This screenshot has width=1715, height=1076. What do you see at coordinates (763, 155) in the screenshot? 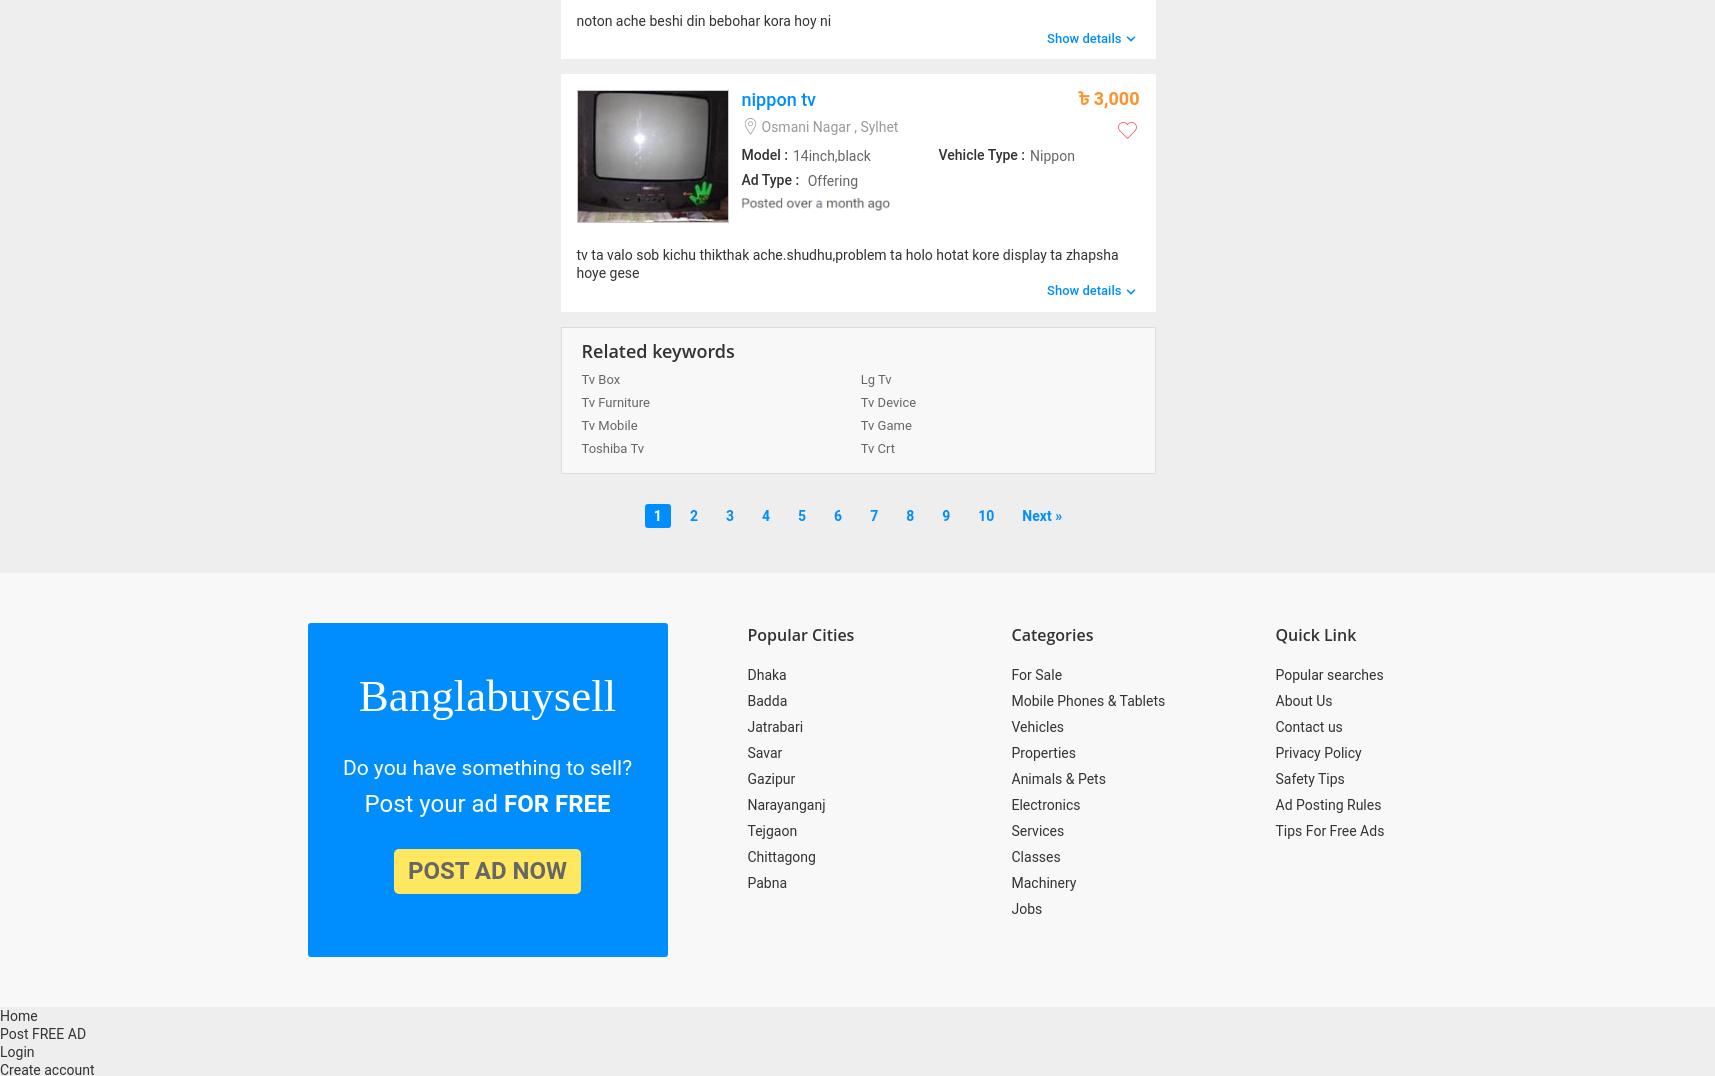
I see `'Model :'` at bounding box center [763, 155].